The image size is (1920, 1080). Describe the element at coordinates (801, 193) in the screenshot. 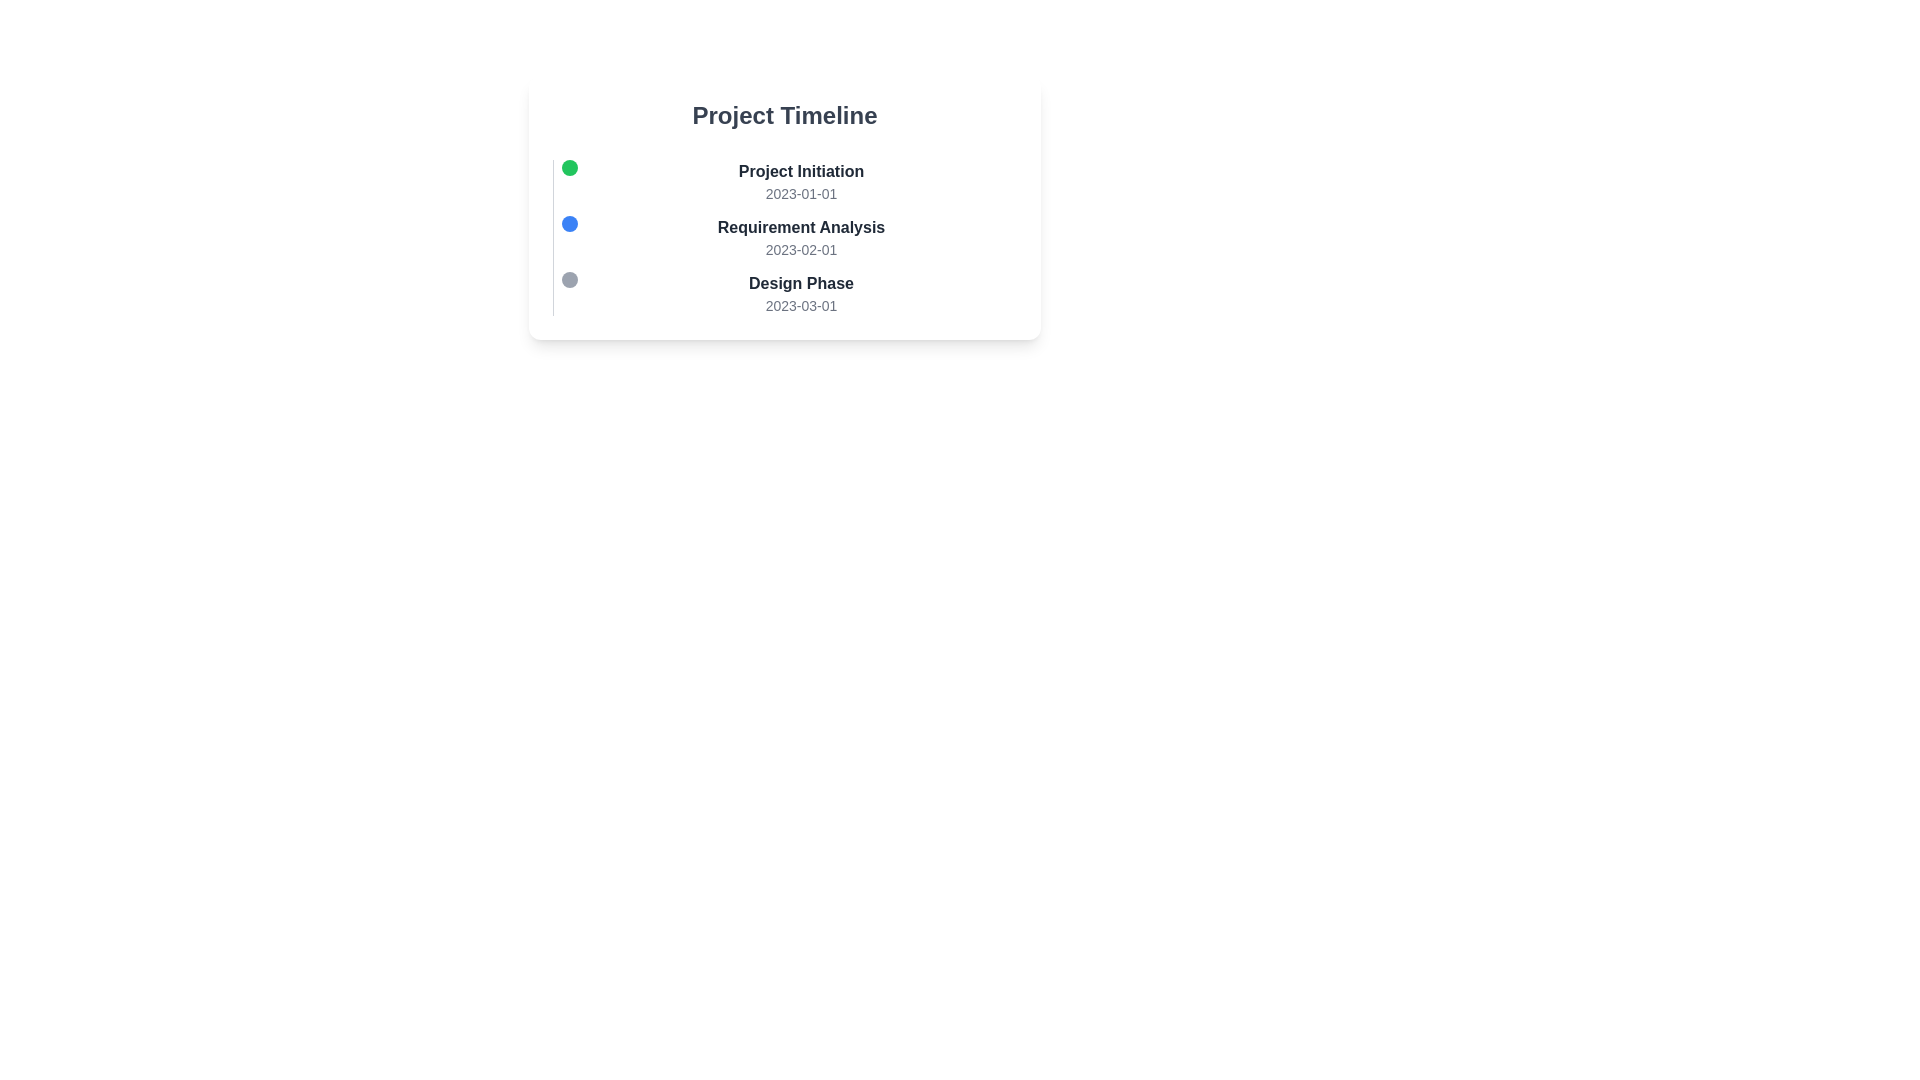

I see `displayed date '2023-01-01' located below the text 'Project Initiation' in the vertical timeline` at that location.